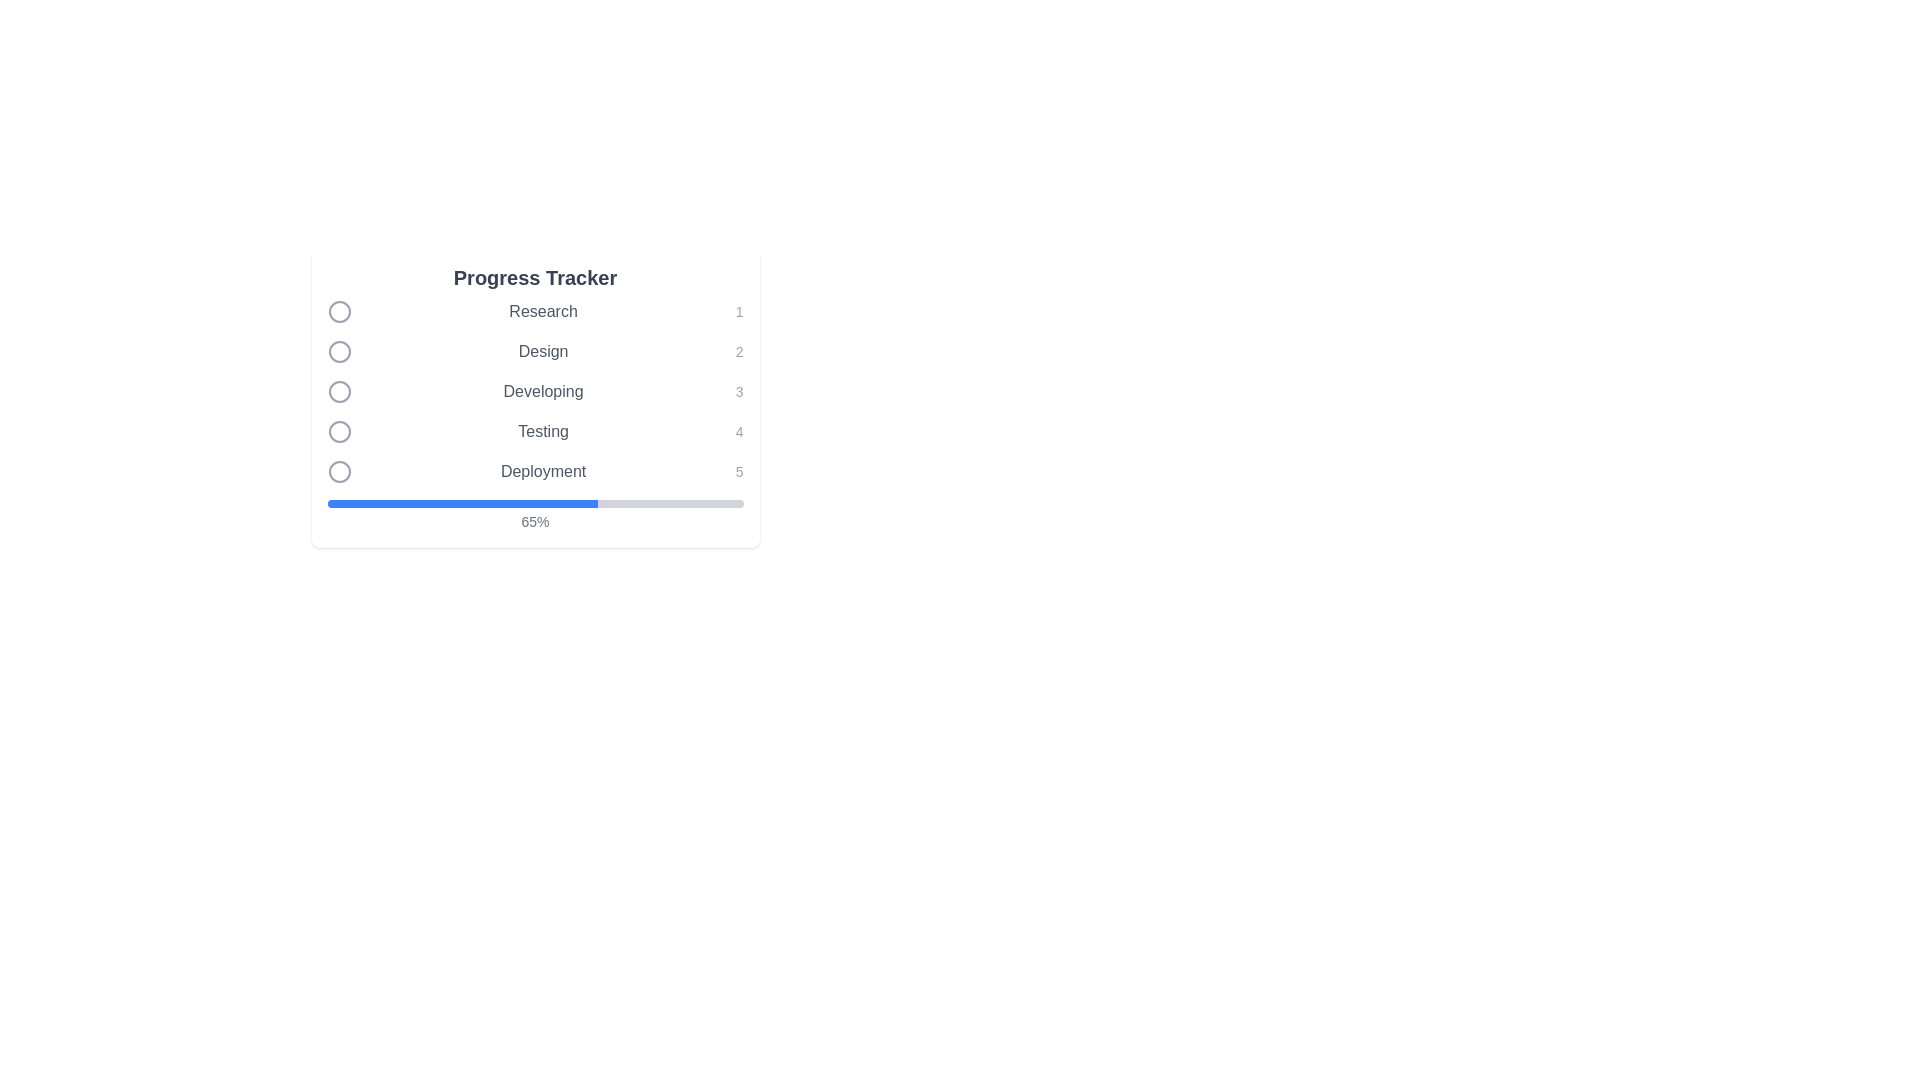 This screenshot has width=1920, height=1080. I want to click on the 'Research' stage label in the progress tracker interface, which is positioned second in the vertical list of labels and is aligned to the right of a circular icon and to the left of the number '1', so click(543, 312).